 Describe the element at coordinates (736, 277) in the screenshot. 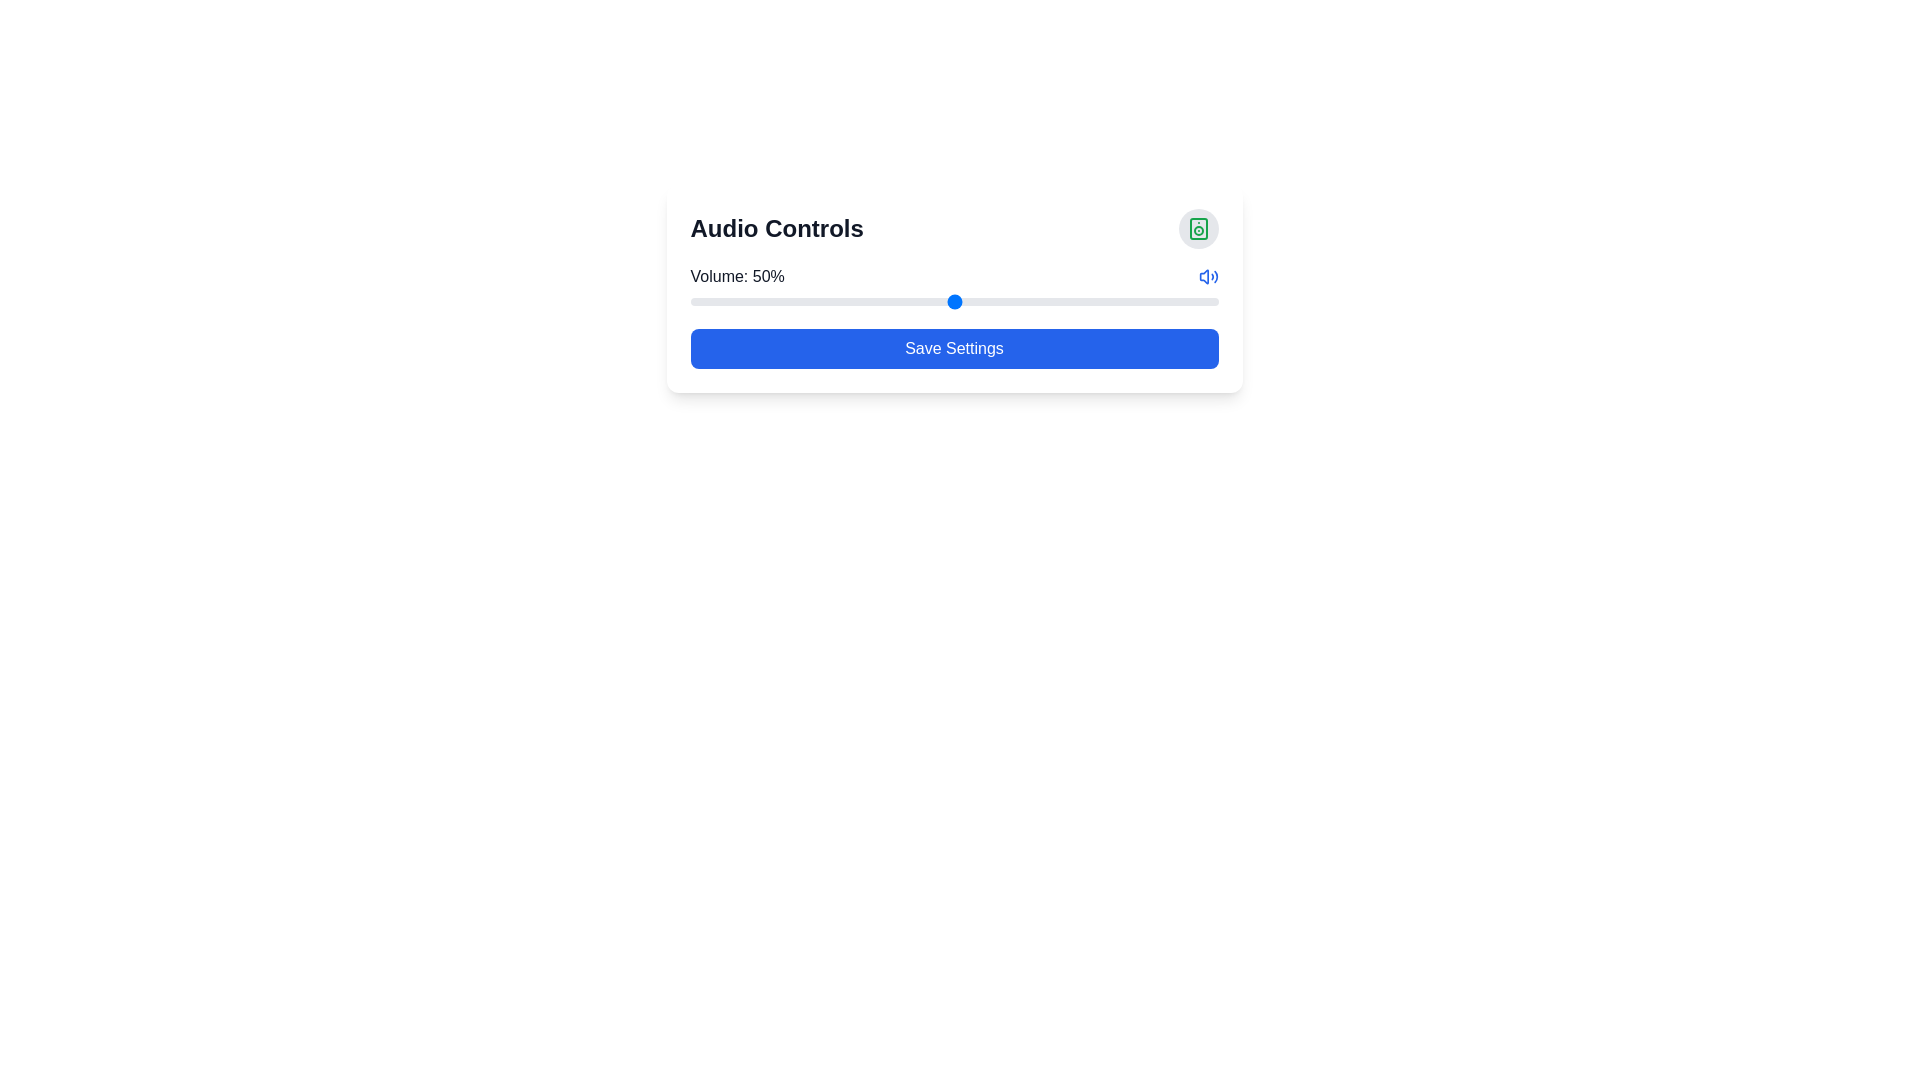

I see `current volume level displayed as a percentage in the static text located at the leftmost side of the volume controls` at that location.